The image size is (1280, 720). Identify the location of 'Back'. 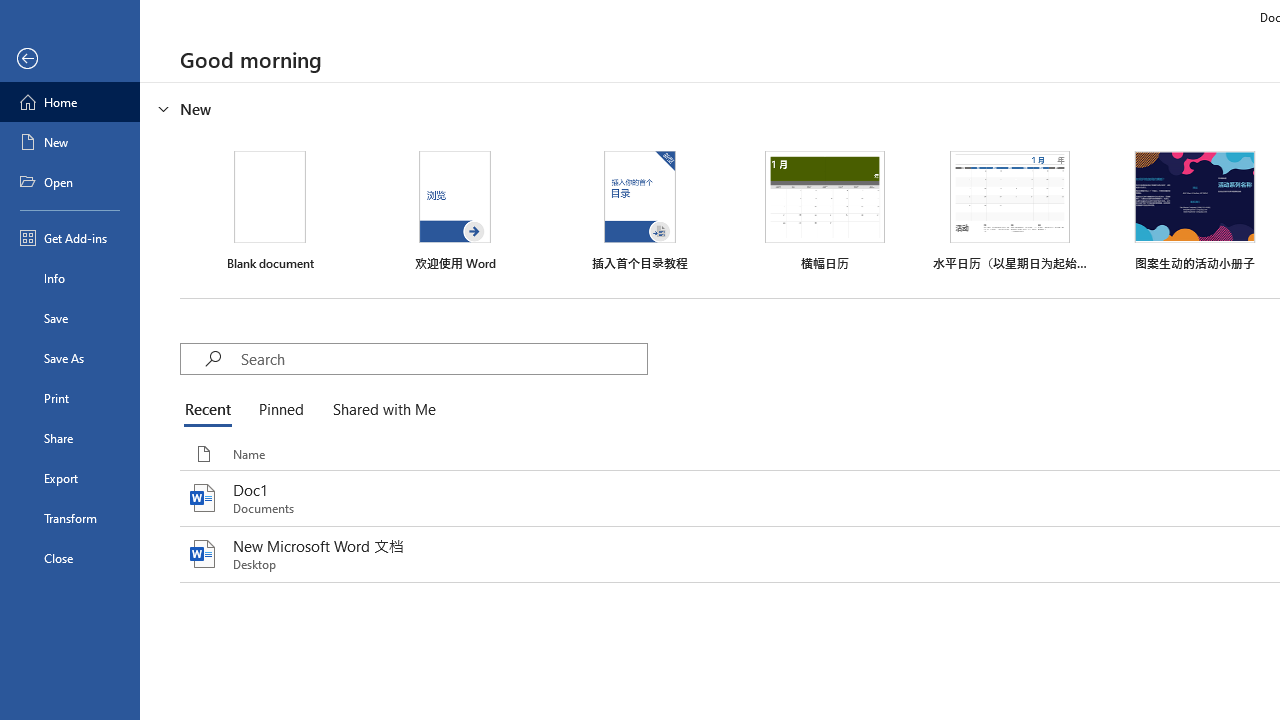
(69, 58).